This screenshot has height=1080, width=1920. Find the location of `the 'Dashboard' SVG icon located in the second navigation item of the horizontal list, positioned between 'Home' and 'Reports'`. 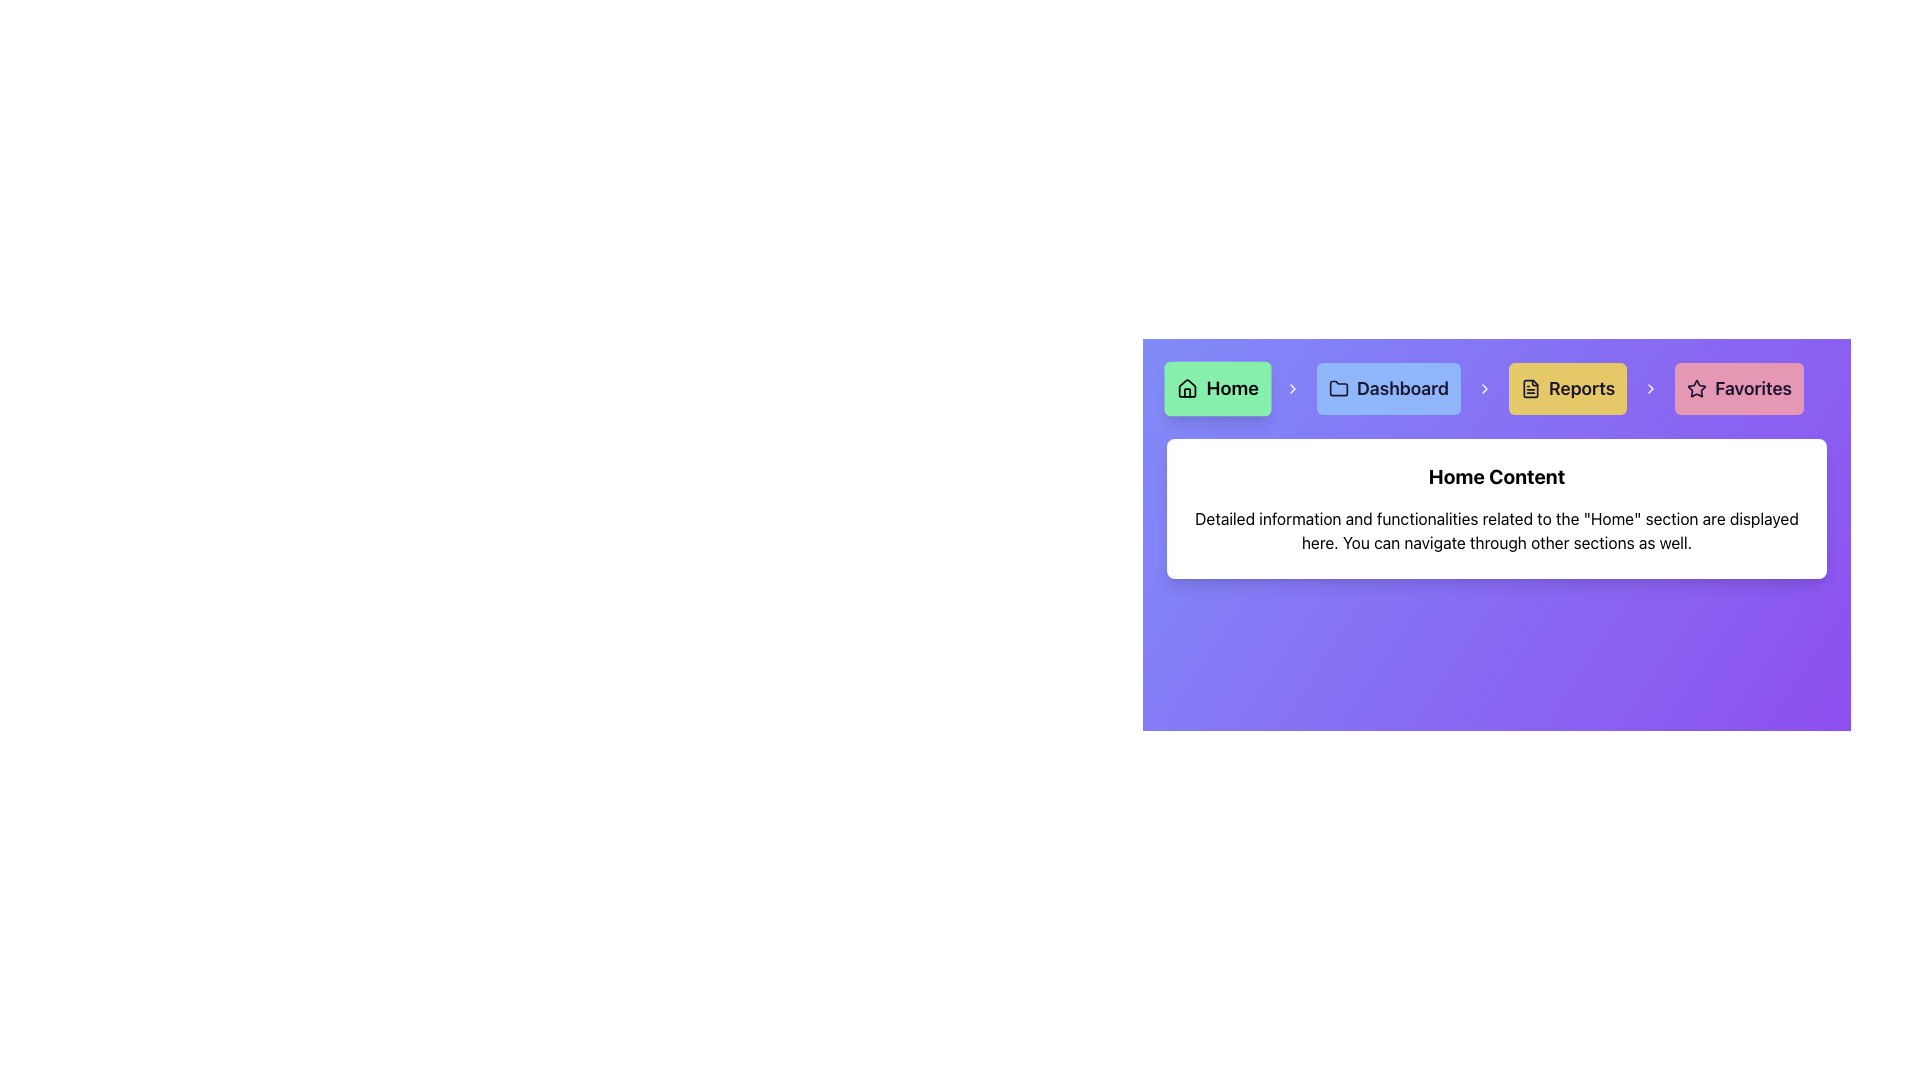

the 'Dashboard' SVG icon located in the second navigation item of the horizontal list, positioned between 'Home' and 'Reports' is located at coordinates (1339, 388).